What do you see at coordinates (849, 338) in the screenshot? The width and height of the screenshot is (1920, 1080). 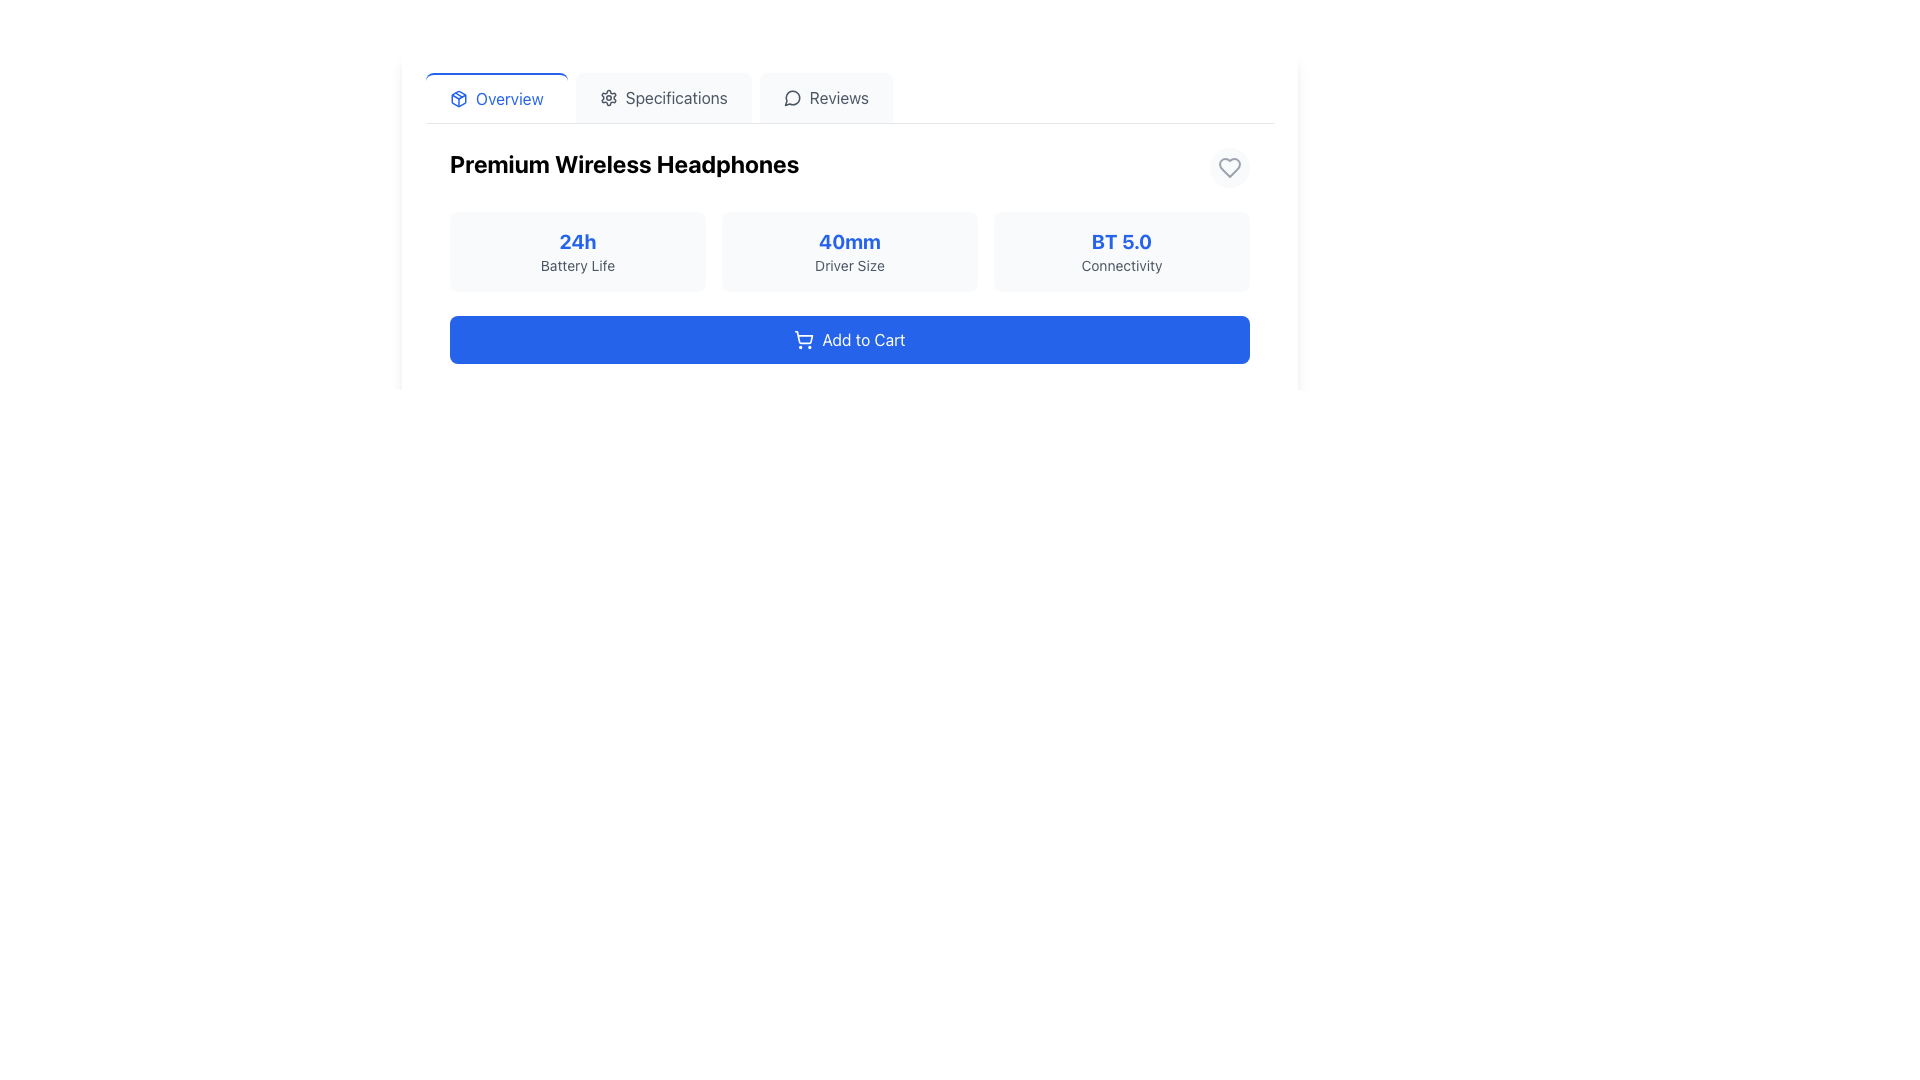 I see `the blue 'Add to Cart' button with a shopping cart icon` at bounding box center [849, 338].